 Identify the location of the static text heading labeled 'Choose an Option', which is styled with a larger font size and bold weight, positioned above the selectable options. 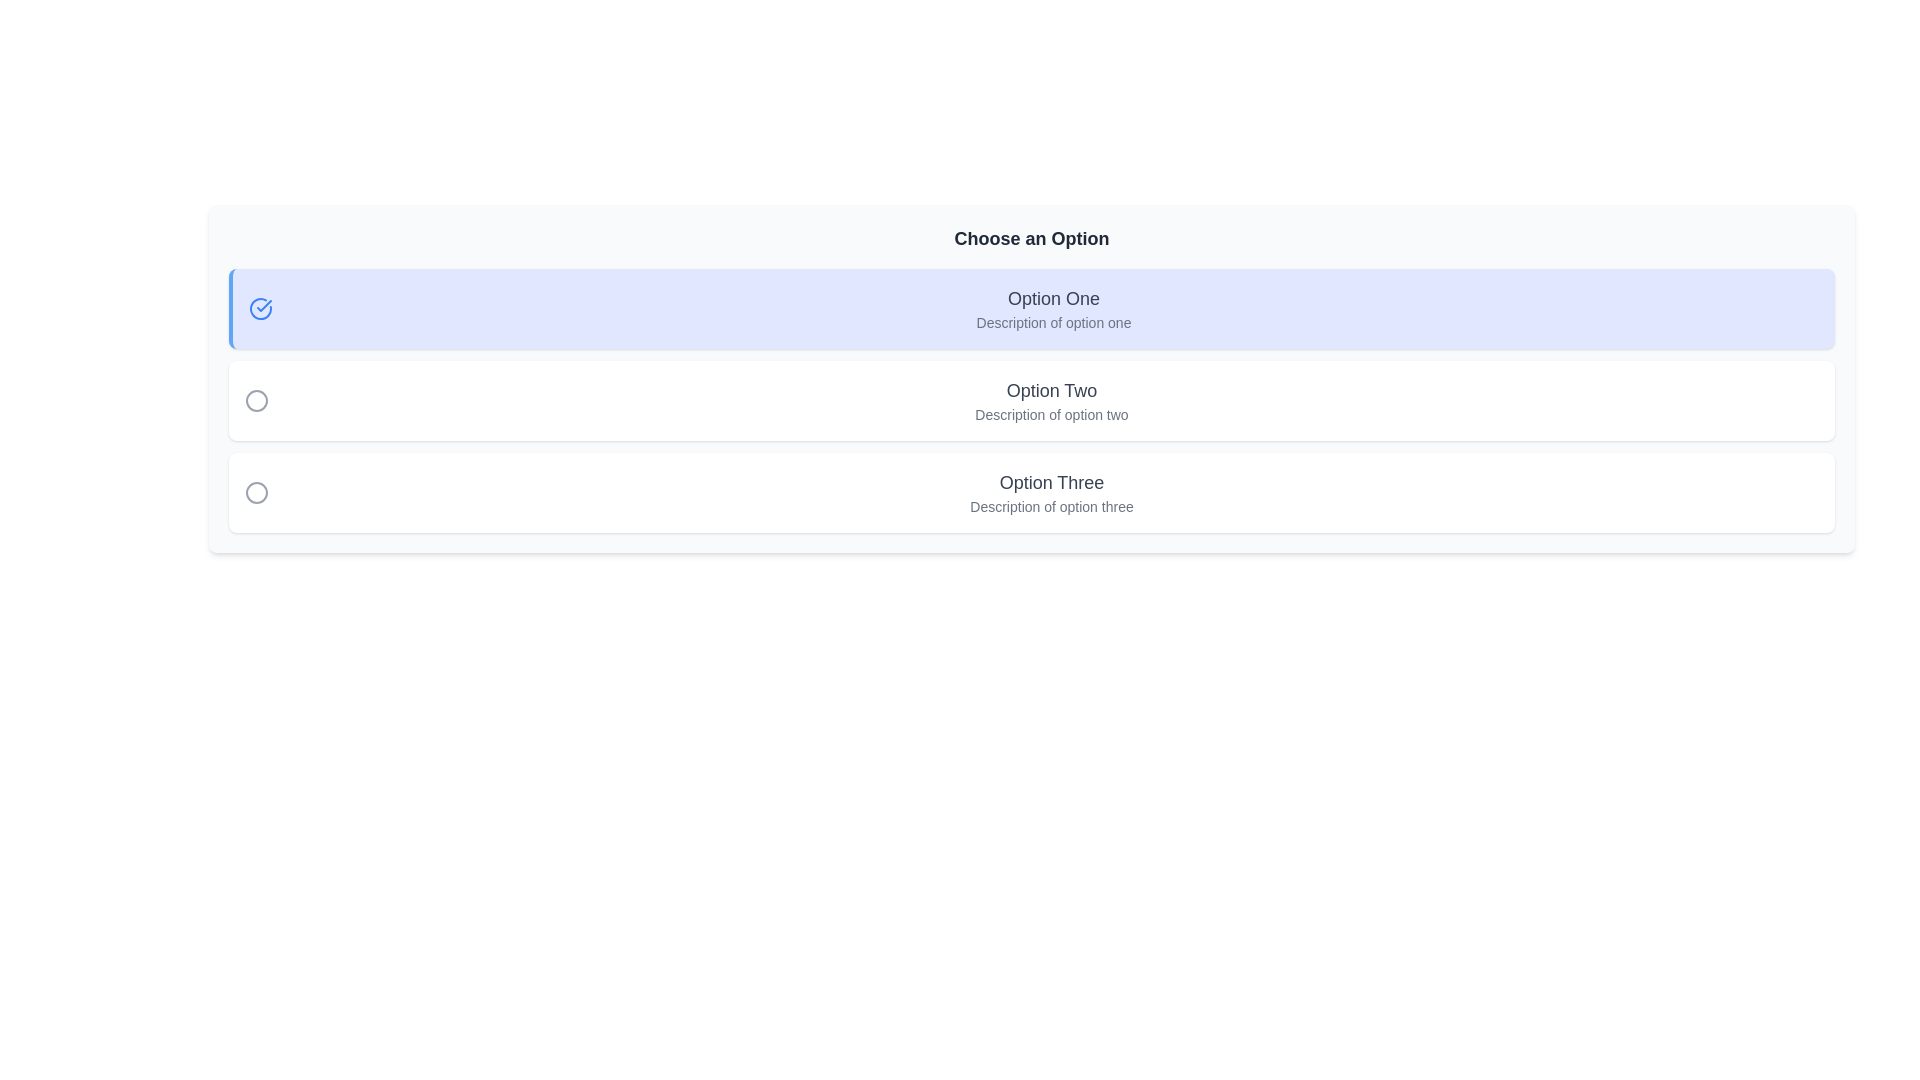
(1032, 238).